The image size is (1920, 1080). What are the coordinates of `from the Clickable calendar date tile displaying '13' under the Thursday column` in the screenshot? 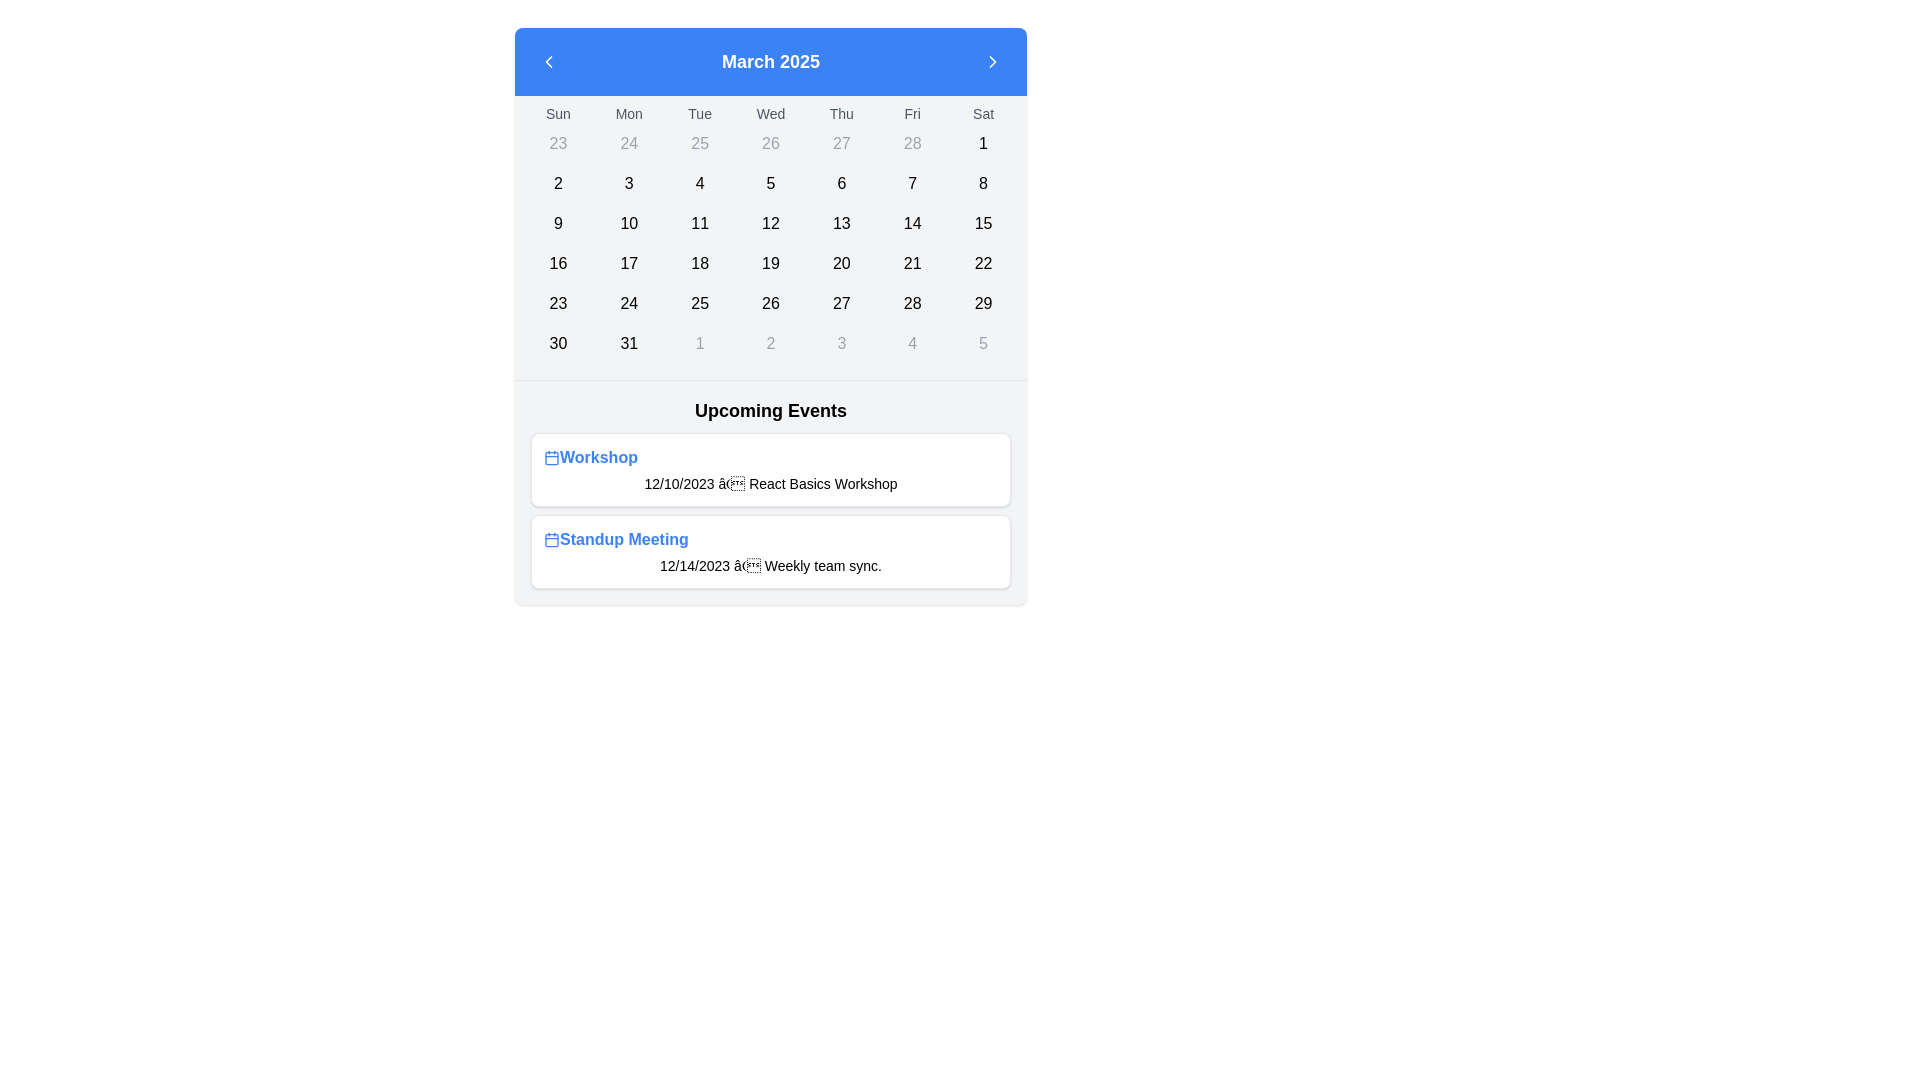 It's located at (841, 223).